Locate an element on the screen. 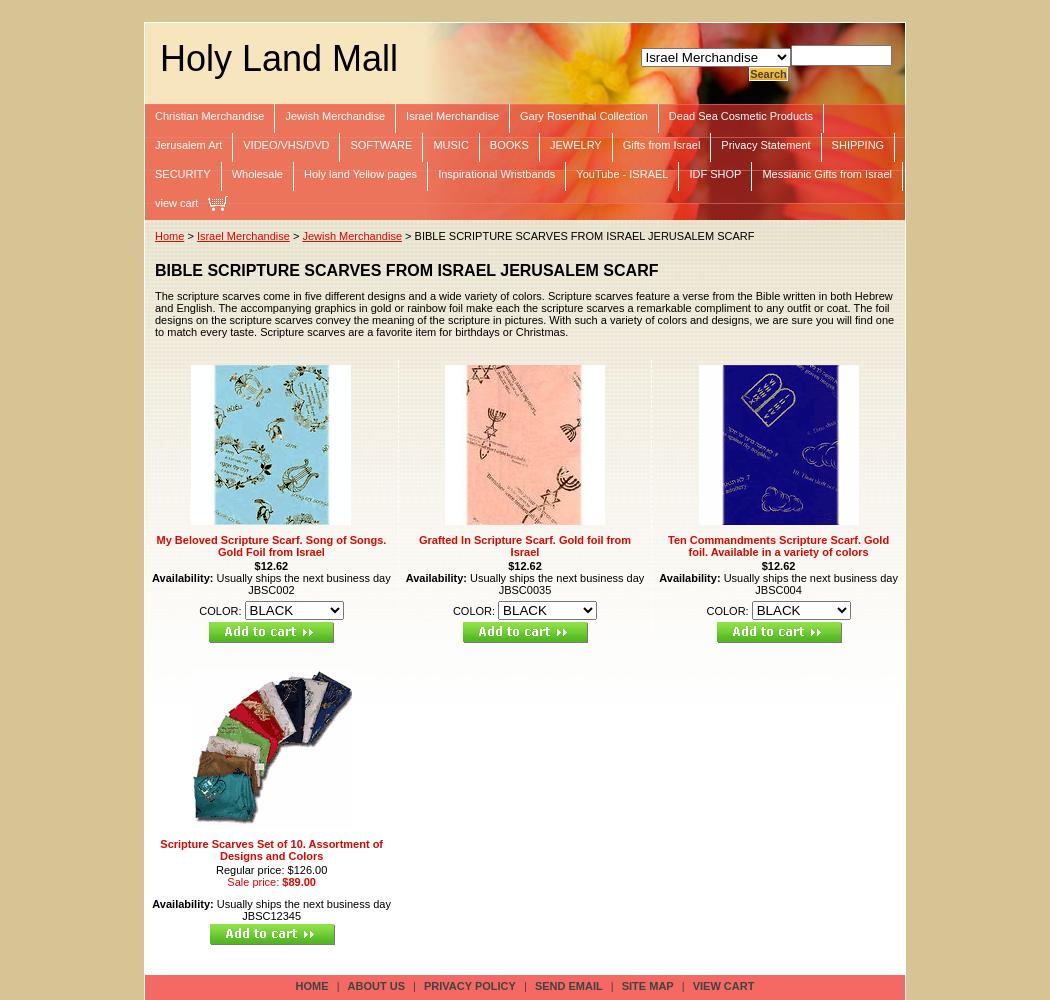  'JBSC12345' is located at coordinates (270, 915).